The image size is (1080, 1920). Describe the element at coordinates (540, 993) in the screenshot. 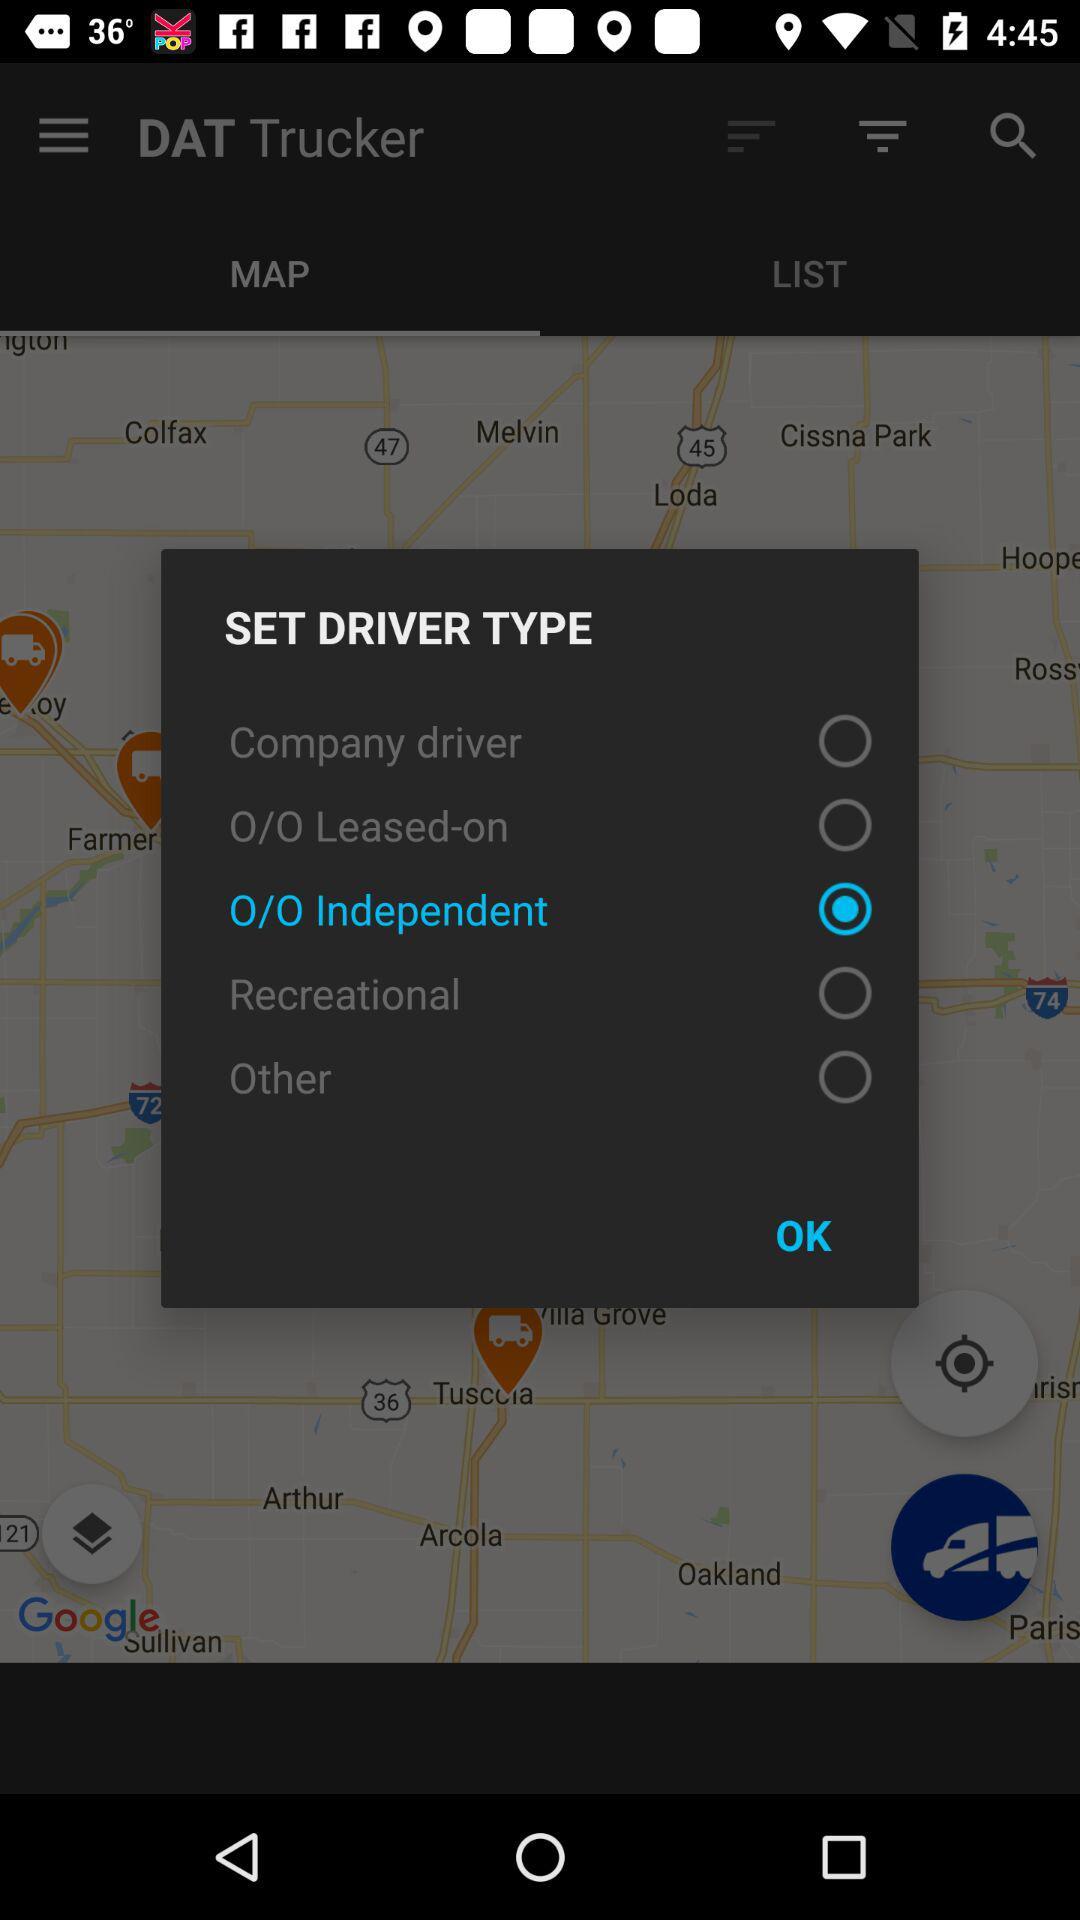

I see `recreational item` at that location.